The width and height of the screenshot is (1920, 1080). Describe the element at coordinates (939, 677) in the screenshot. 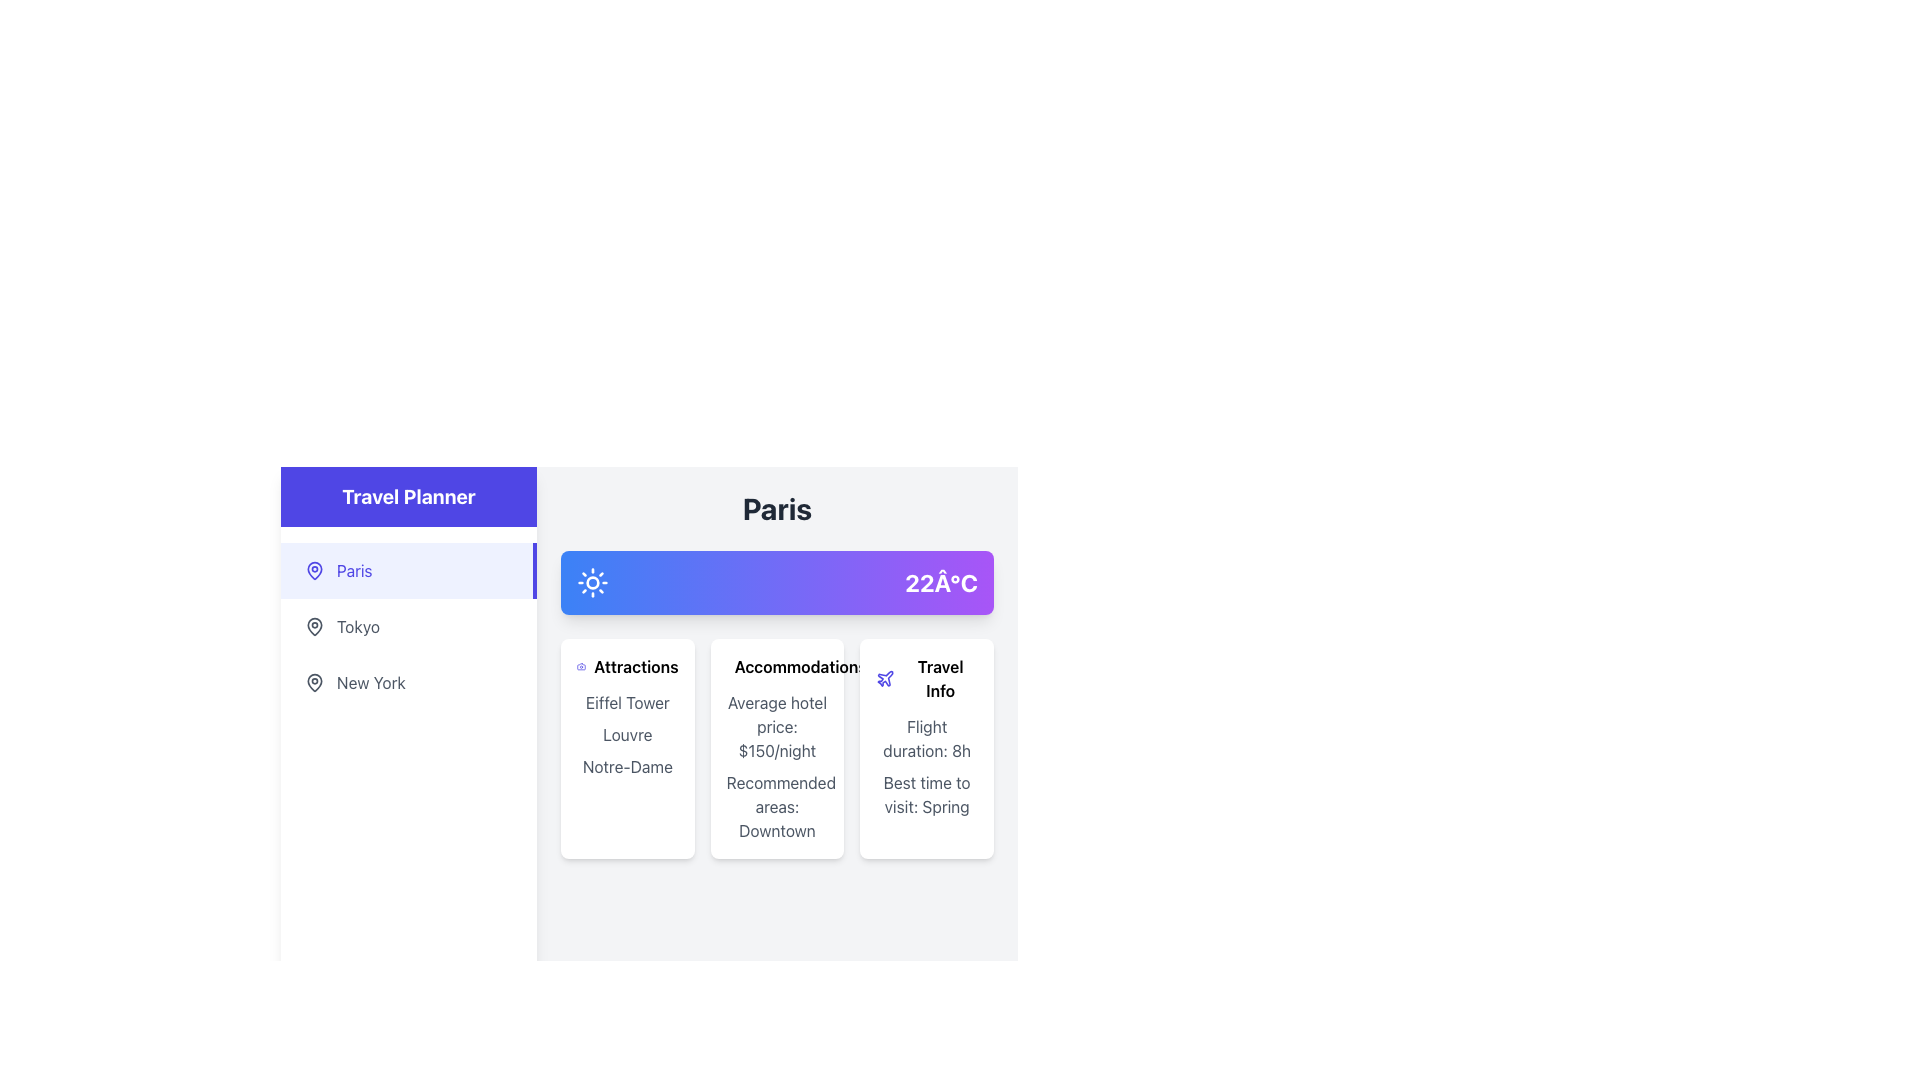

I see `the 'Travel Info' text label, which indicates the topic of a section in the UI, positioned in the third column of a grid next to 'Accommodation'` at that location.